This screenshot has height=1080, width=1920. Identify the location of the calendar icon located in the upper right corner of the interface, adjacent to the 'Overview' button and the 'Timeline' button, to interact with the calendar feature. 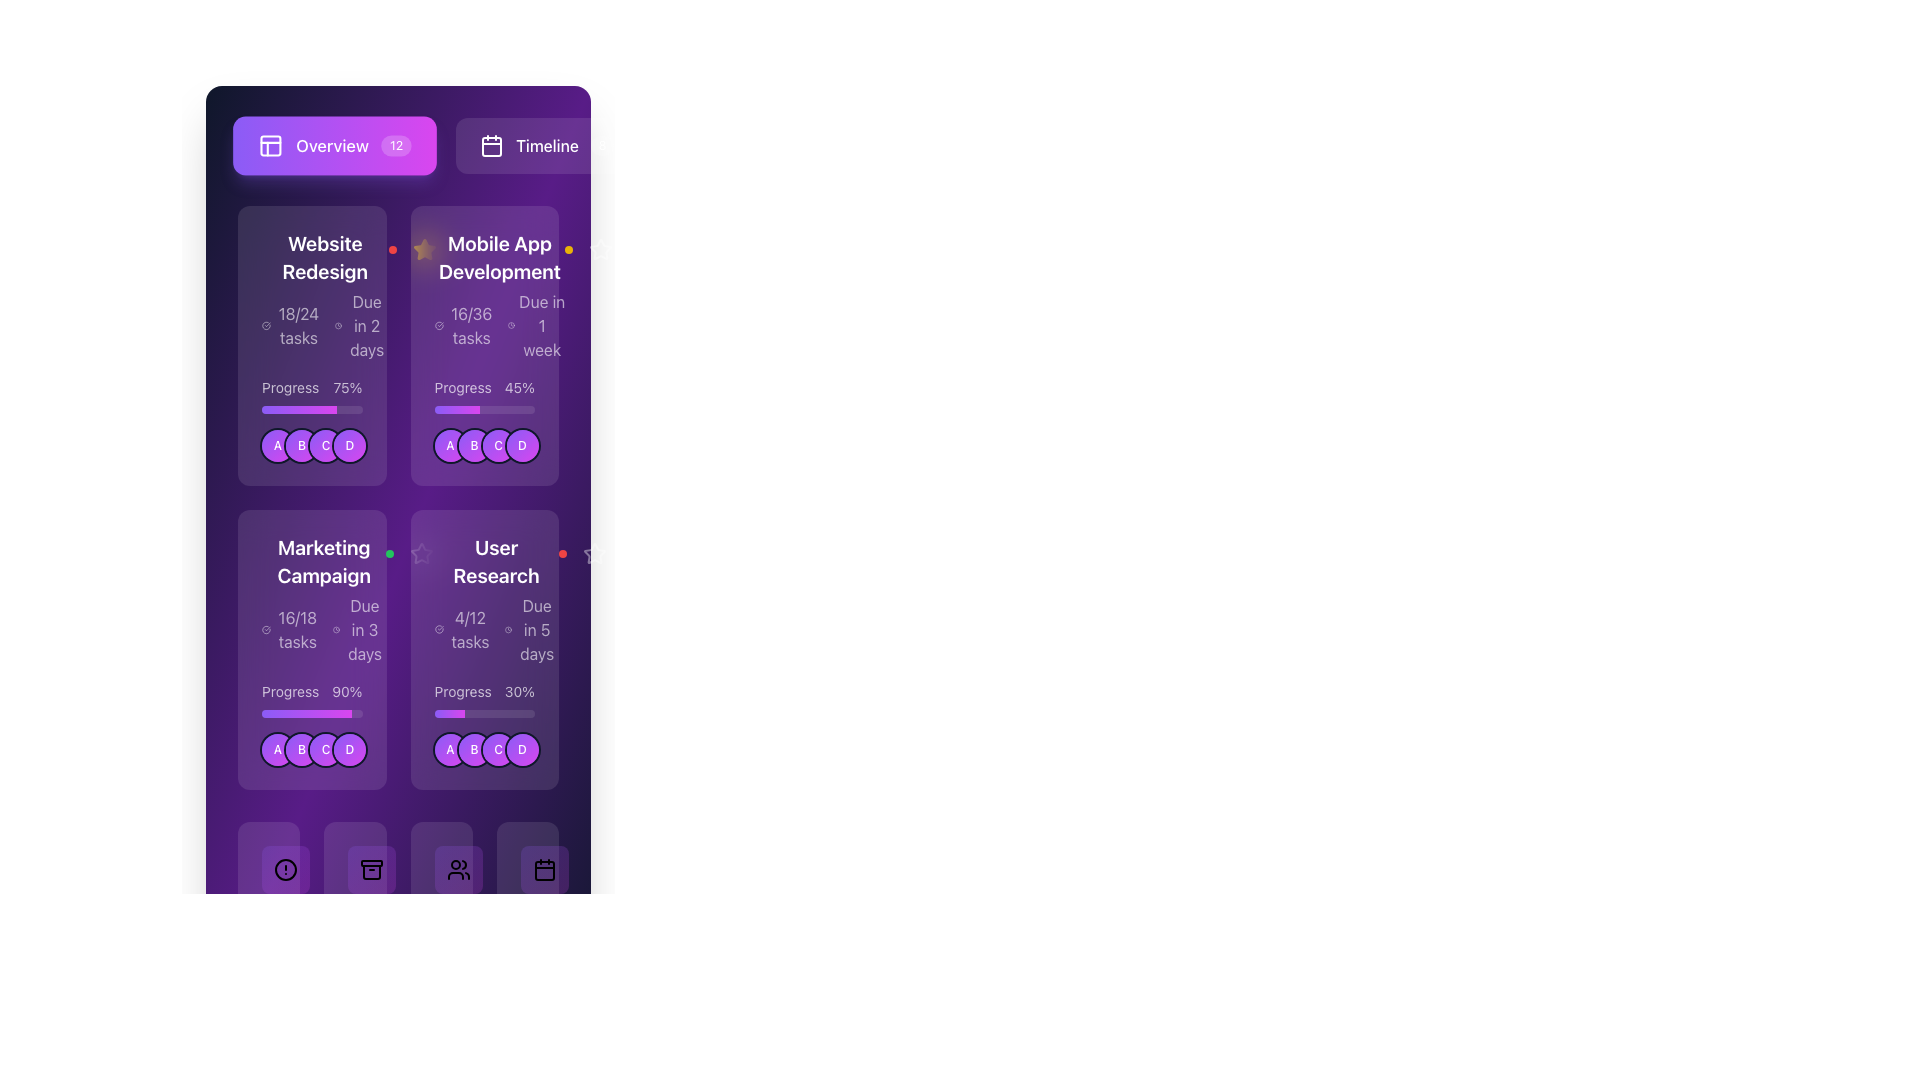
(492, 145).